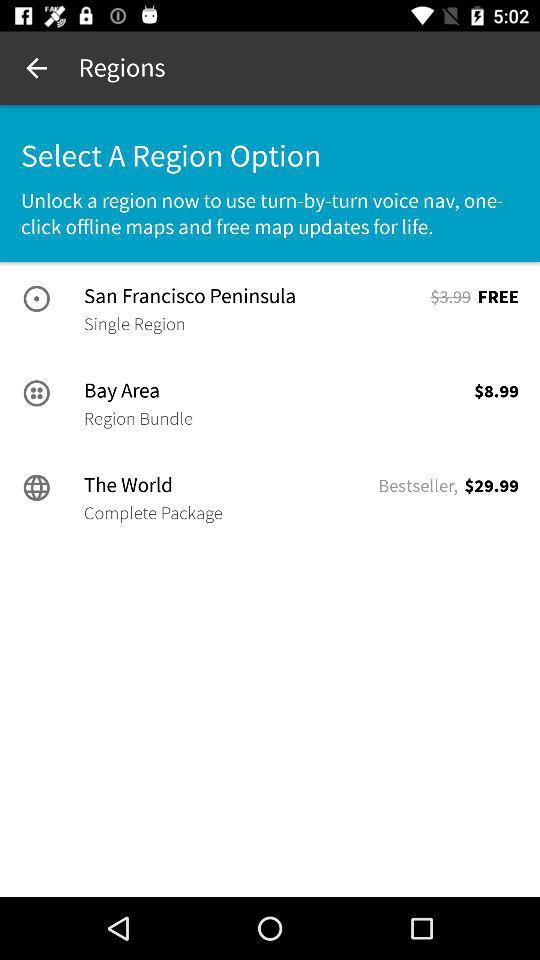 The height and width of the screenshot is (960, 540). I want to click on icon next to the $8.99 icon, so click(137, 417).